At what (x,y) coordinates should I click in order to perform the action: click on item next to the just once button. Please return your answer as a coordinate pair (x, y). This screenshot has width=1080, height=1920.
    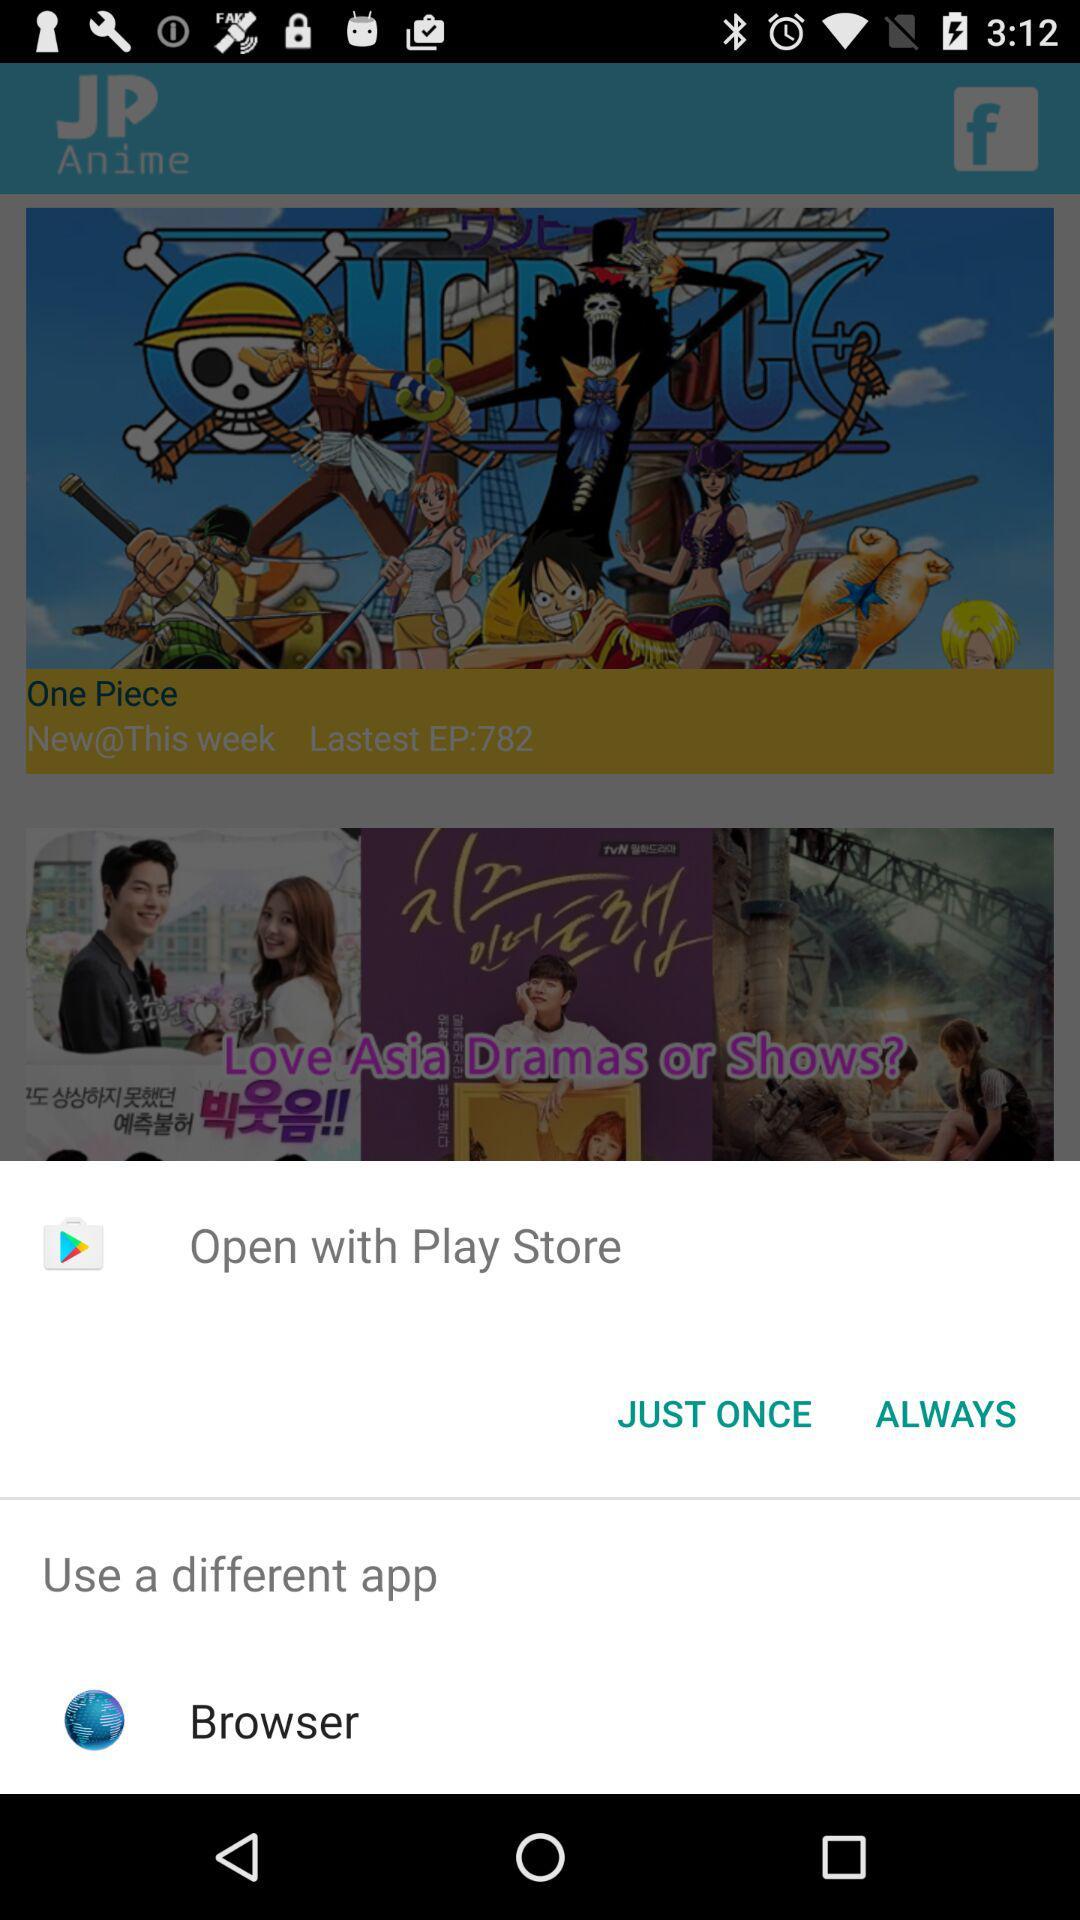
    Looking at the image, I should click on (945, 1411).